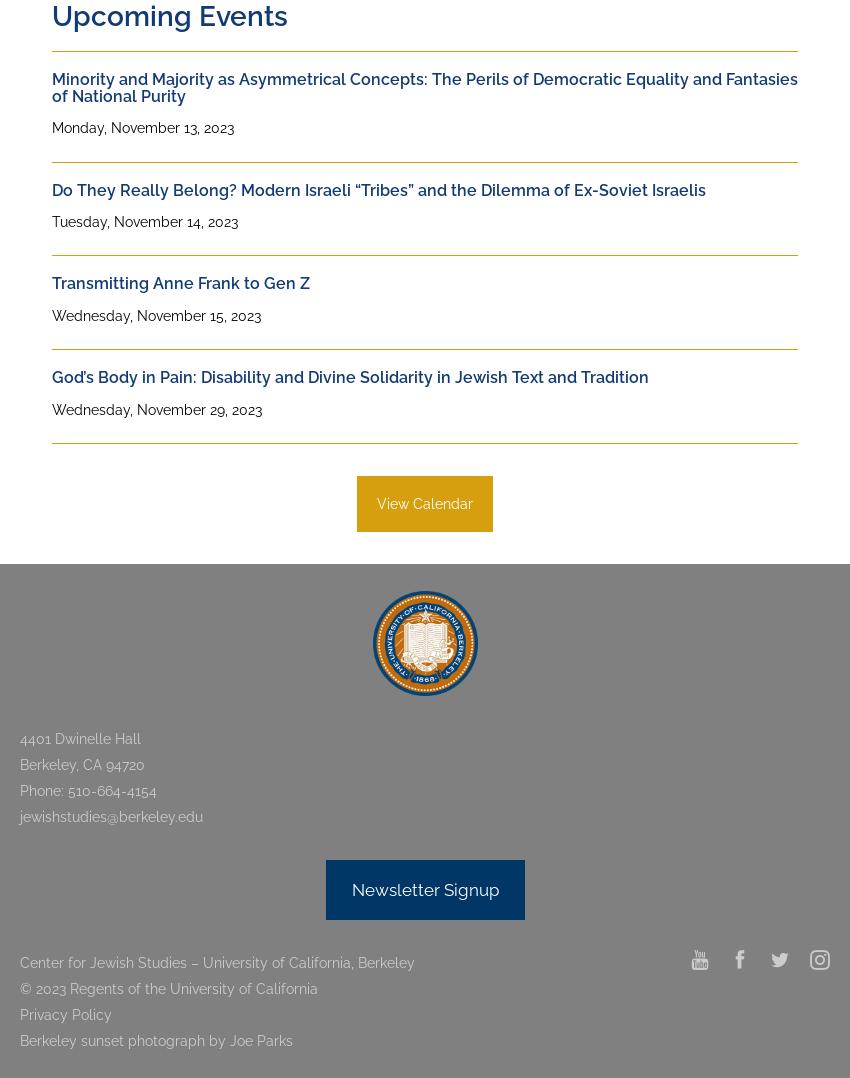 The height and width of the screenshot is (1078, 850). Describe the element at coordinates (80, 737) in the screenshot. I see `'4401 Dwinelle Hall'` at that location.